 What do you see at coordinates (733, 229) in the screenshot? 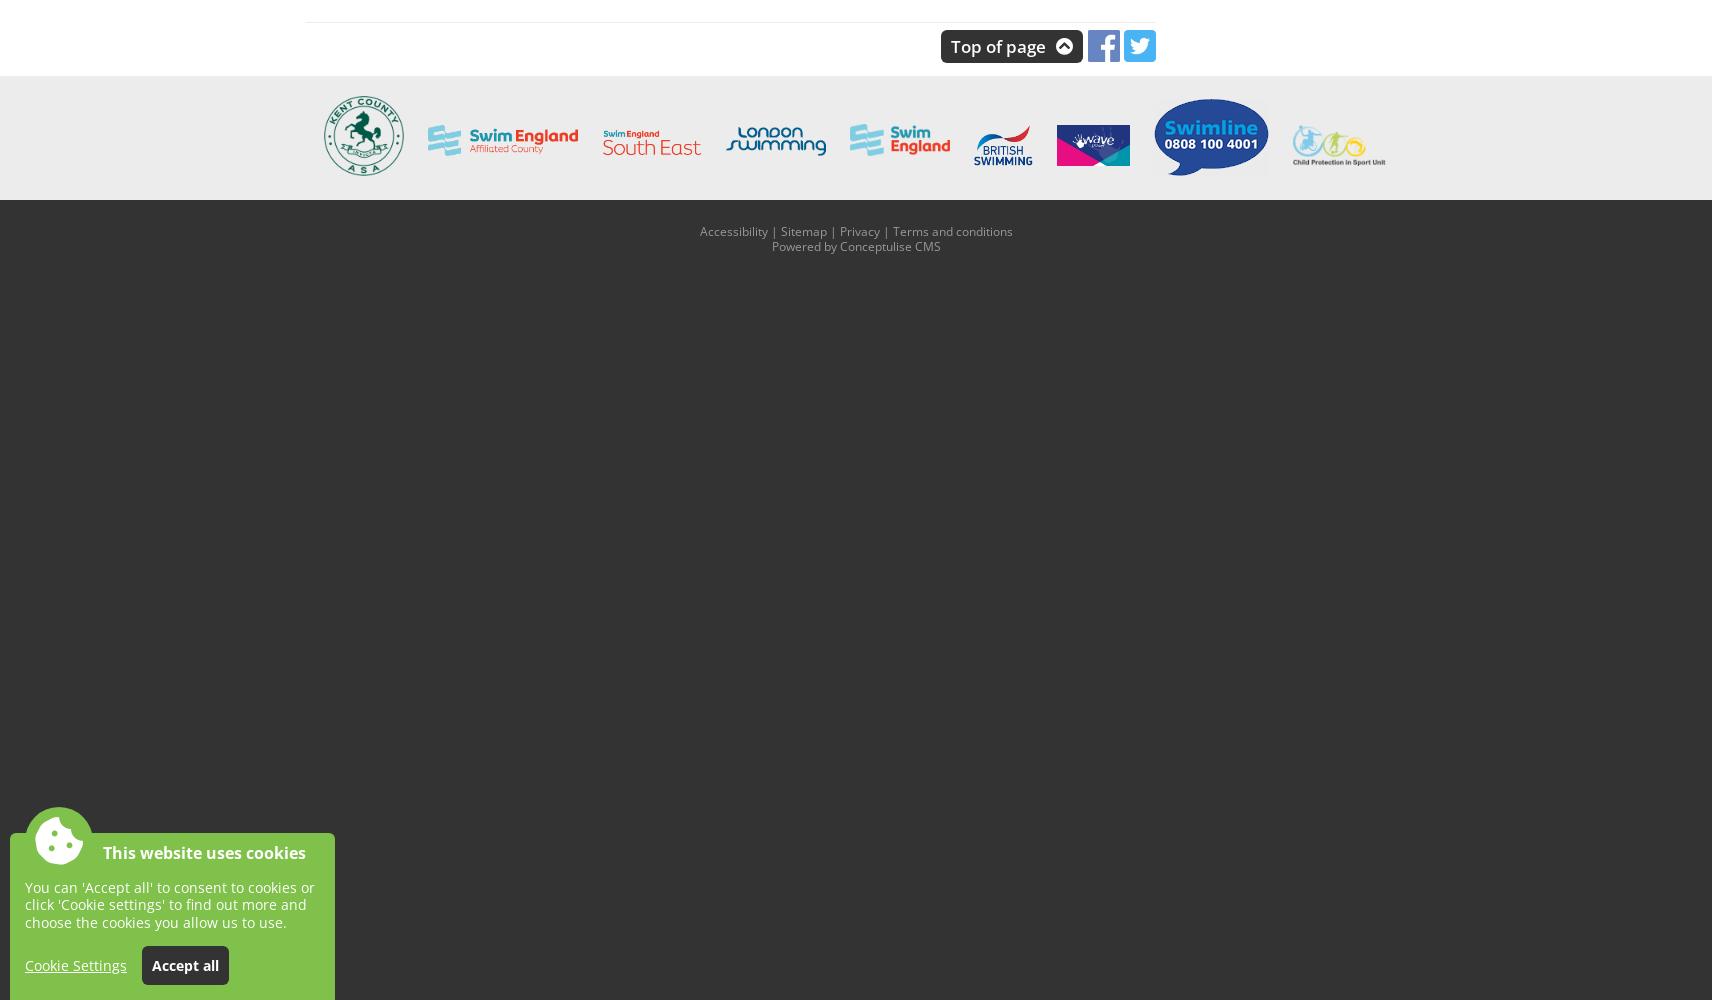
I see `'Accessibility'` at bounding box center [733, 229].